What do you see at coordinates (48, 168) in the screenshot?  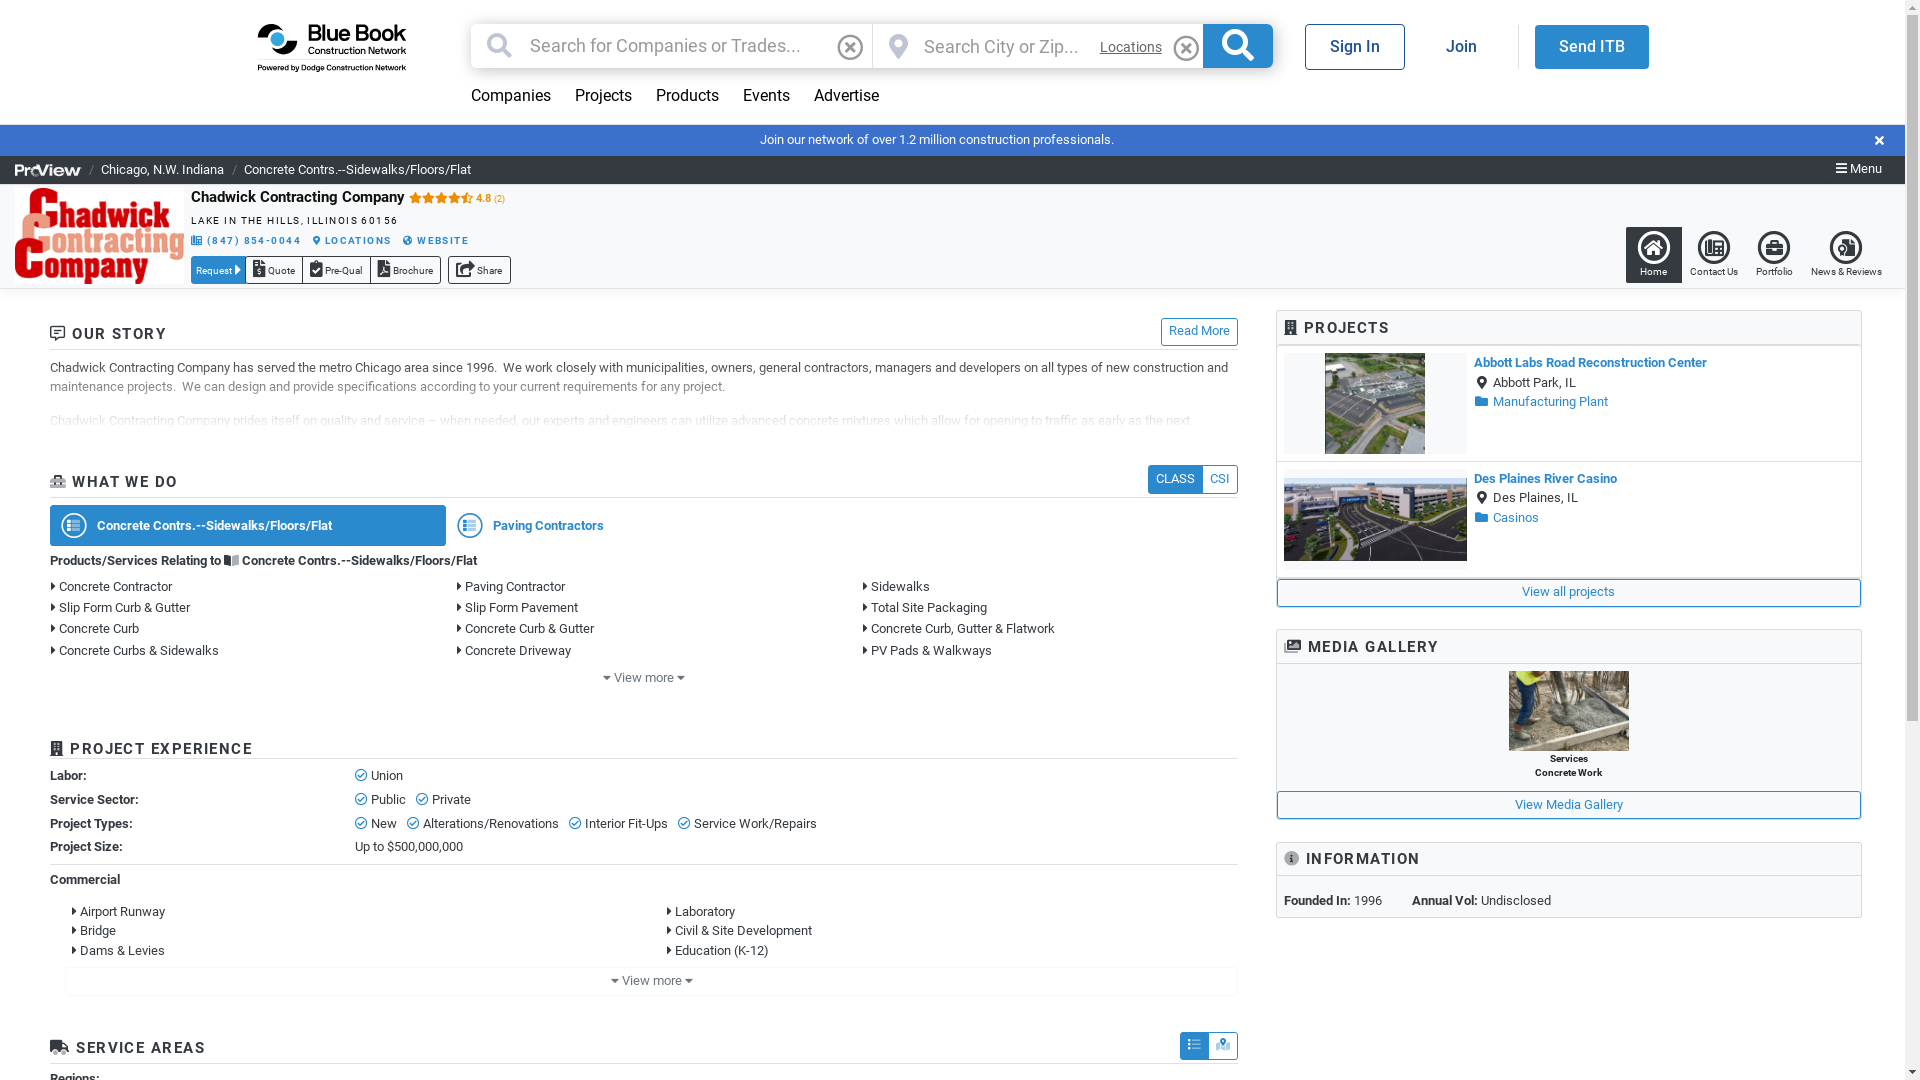 I see `'Learn more about ProView'` at bounding box center [48, 168].